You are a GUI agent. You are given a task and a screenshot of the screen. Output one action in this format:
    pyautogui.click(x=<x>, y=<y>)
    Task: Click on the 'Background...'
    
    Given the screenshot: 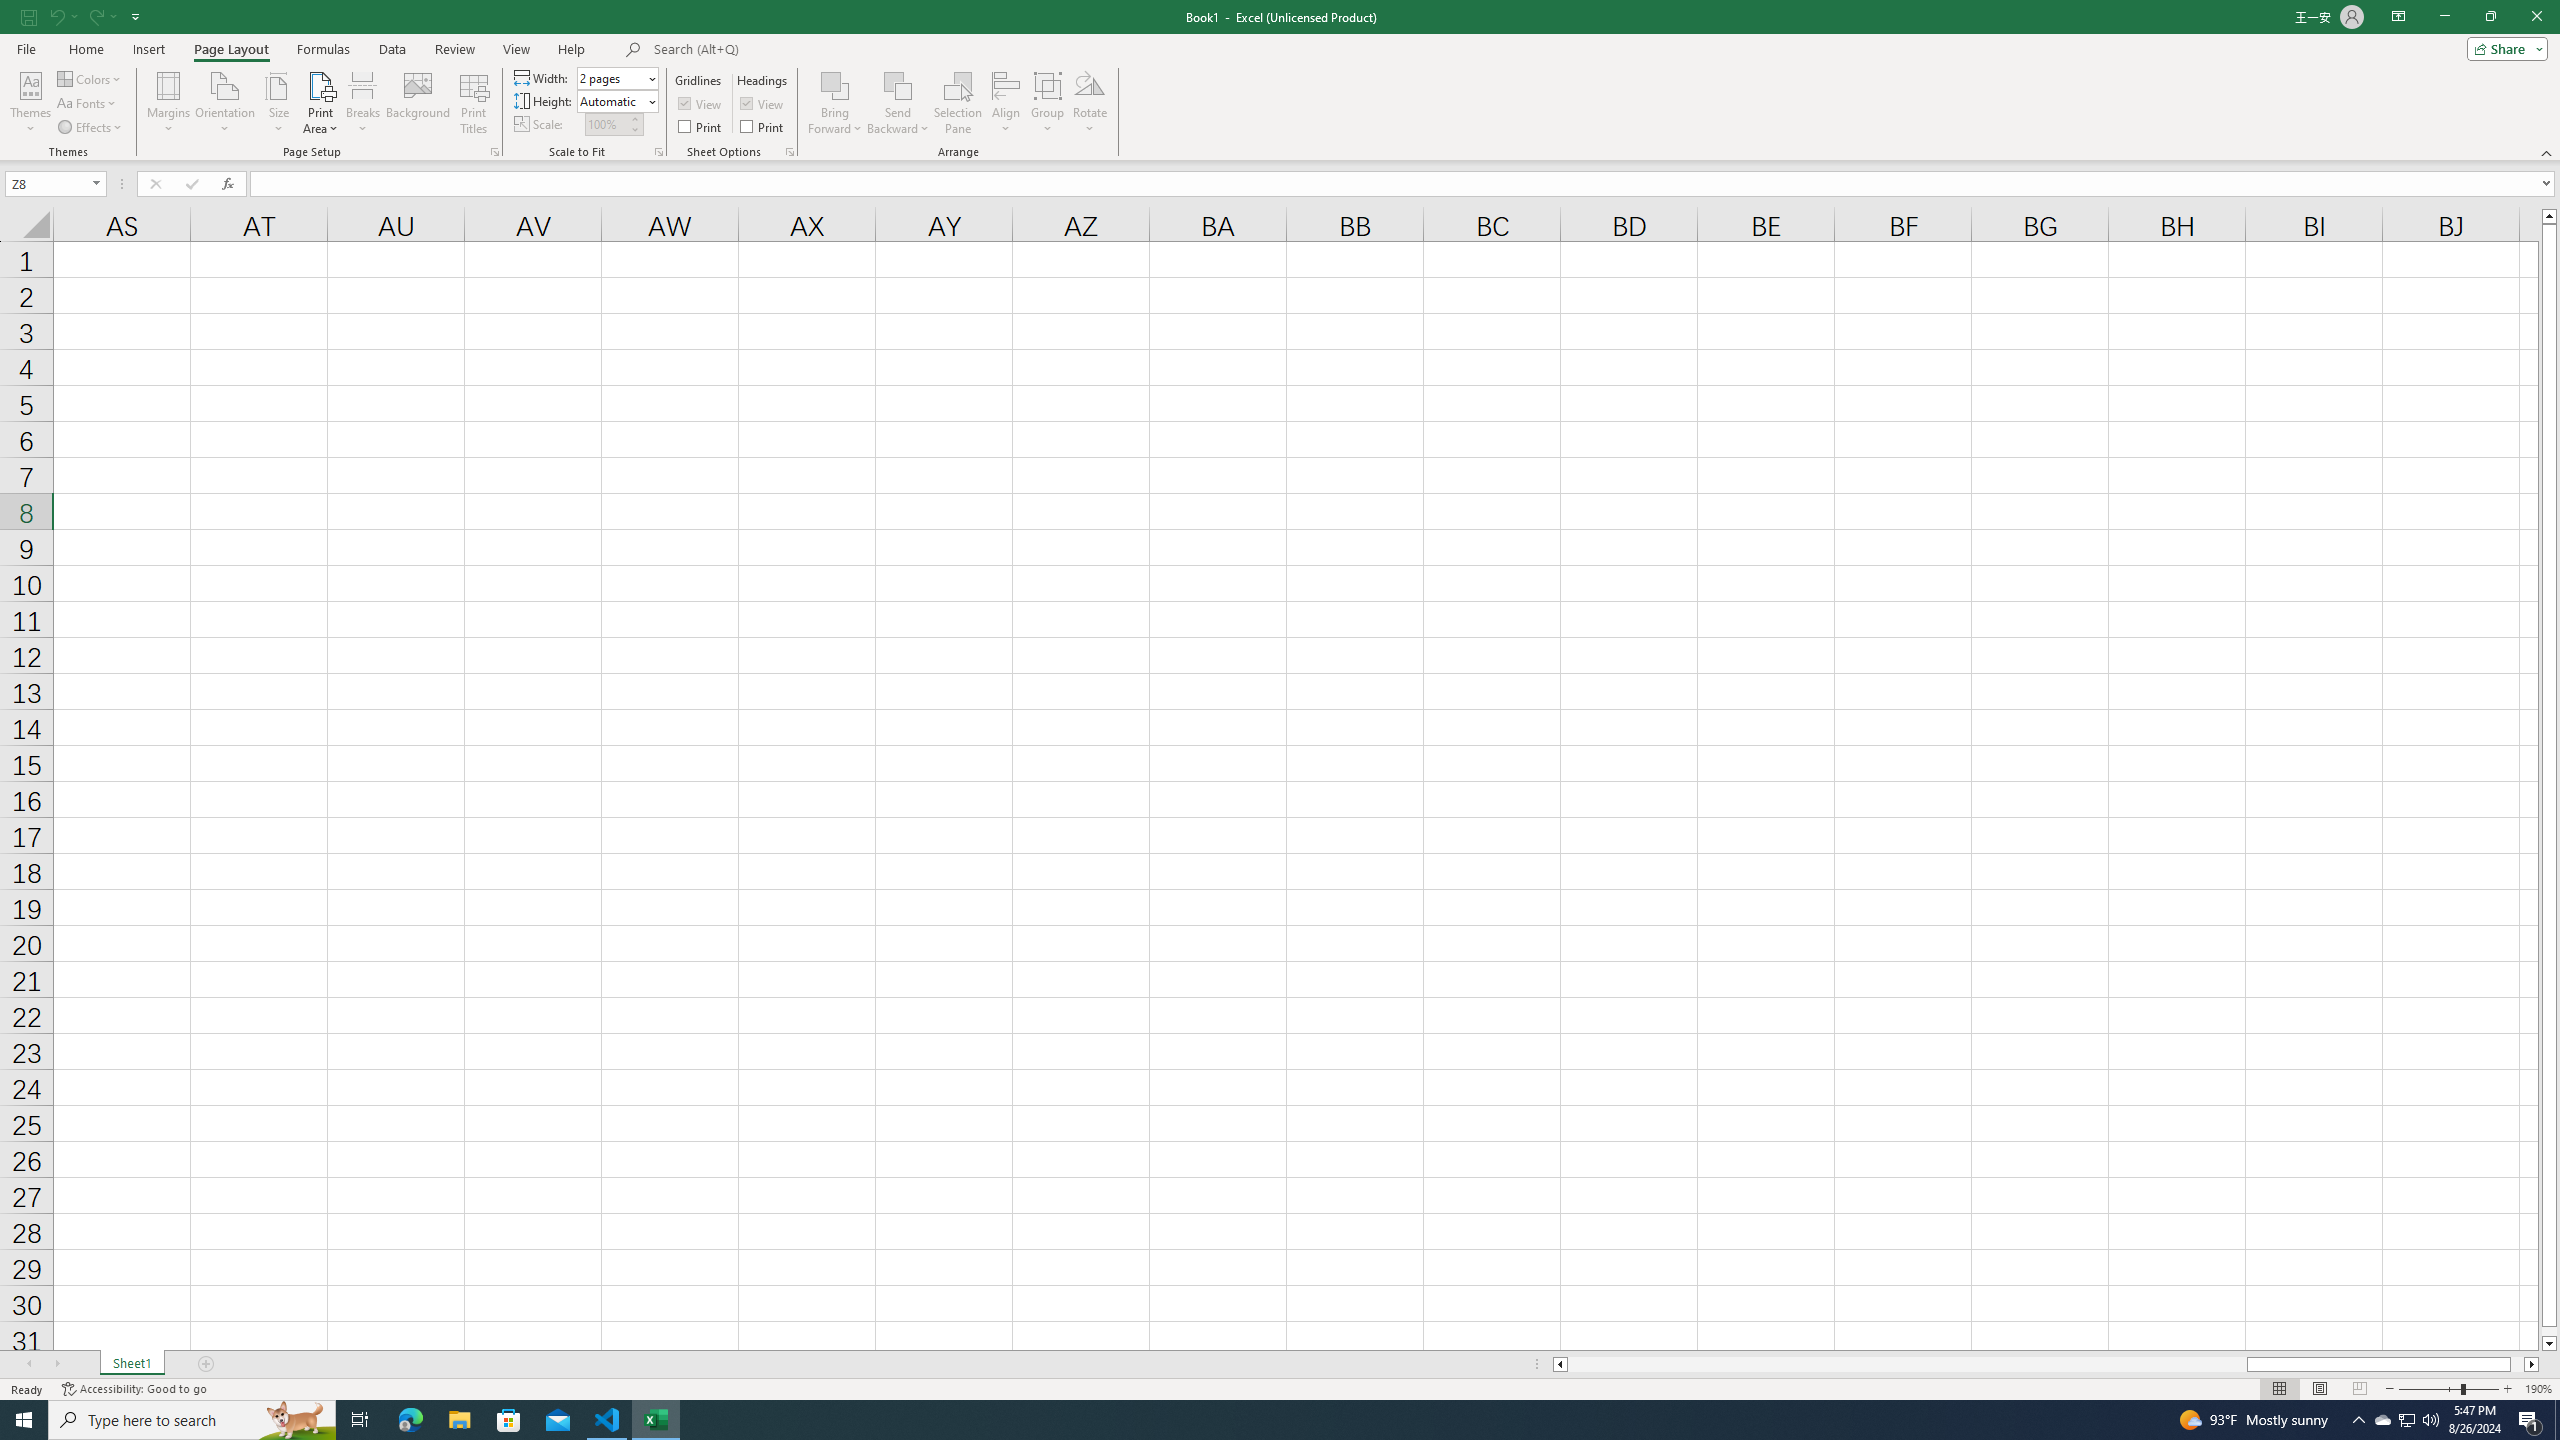 What is the action you would take?
    pyautogui.click(x=417, y=103)
    